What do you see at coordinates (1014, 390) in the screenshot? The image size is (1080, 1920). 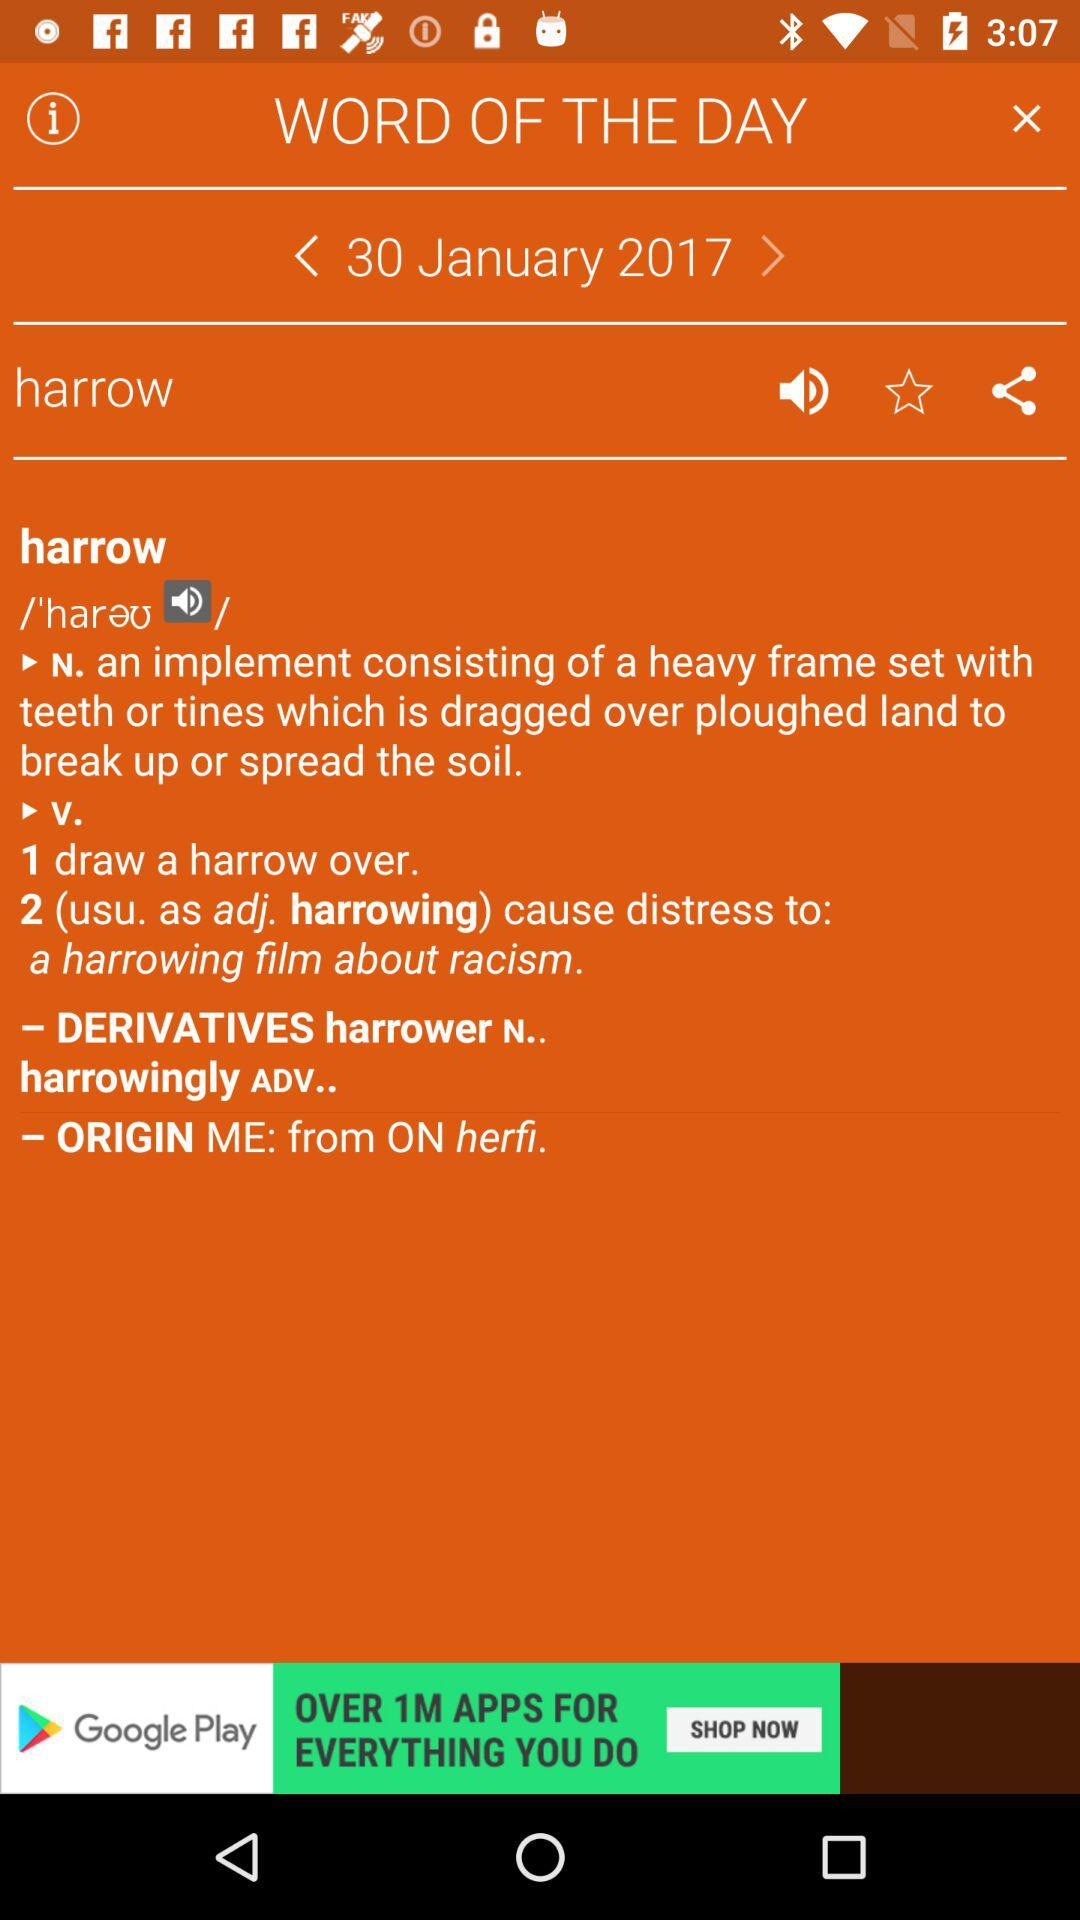 I see `share` at bounding box center [1014, 390].